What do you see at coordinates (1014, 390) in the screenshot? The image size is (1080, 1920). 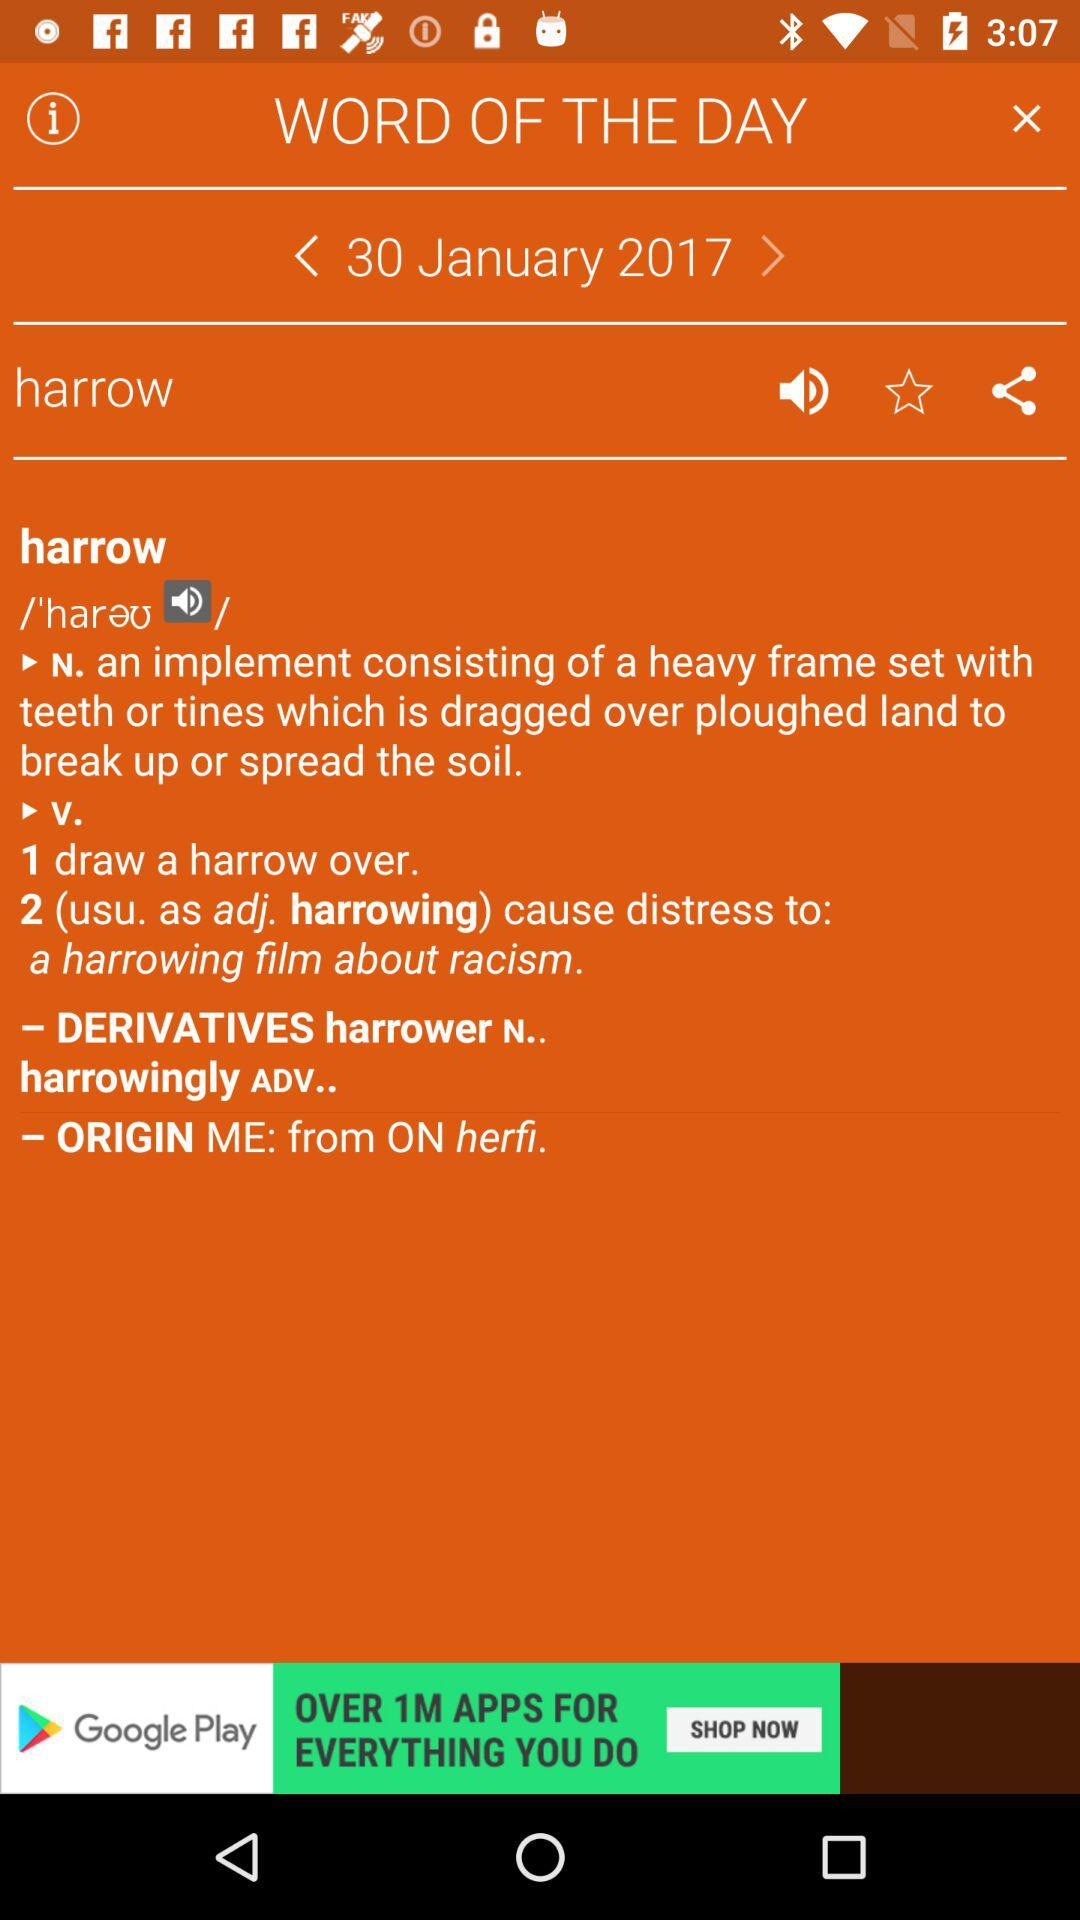 I see `share` at bounding box center [1014, 390].